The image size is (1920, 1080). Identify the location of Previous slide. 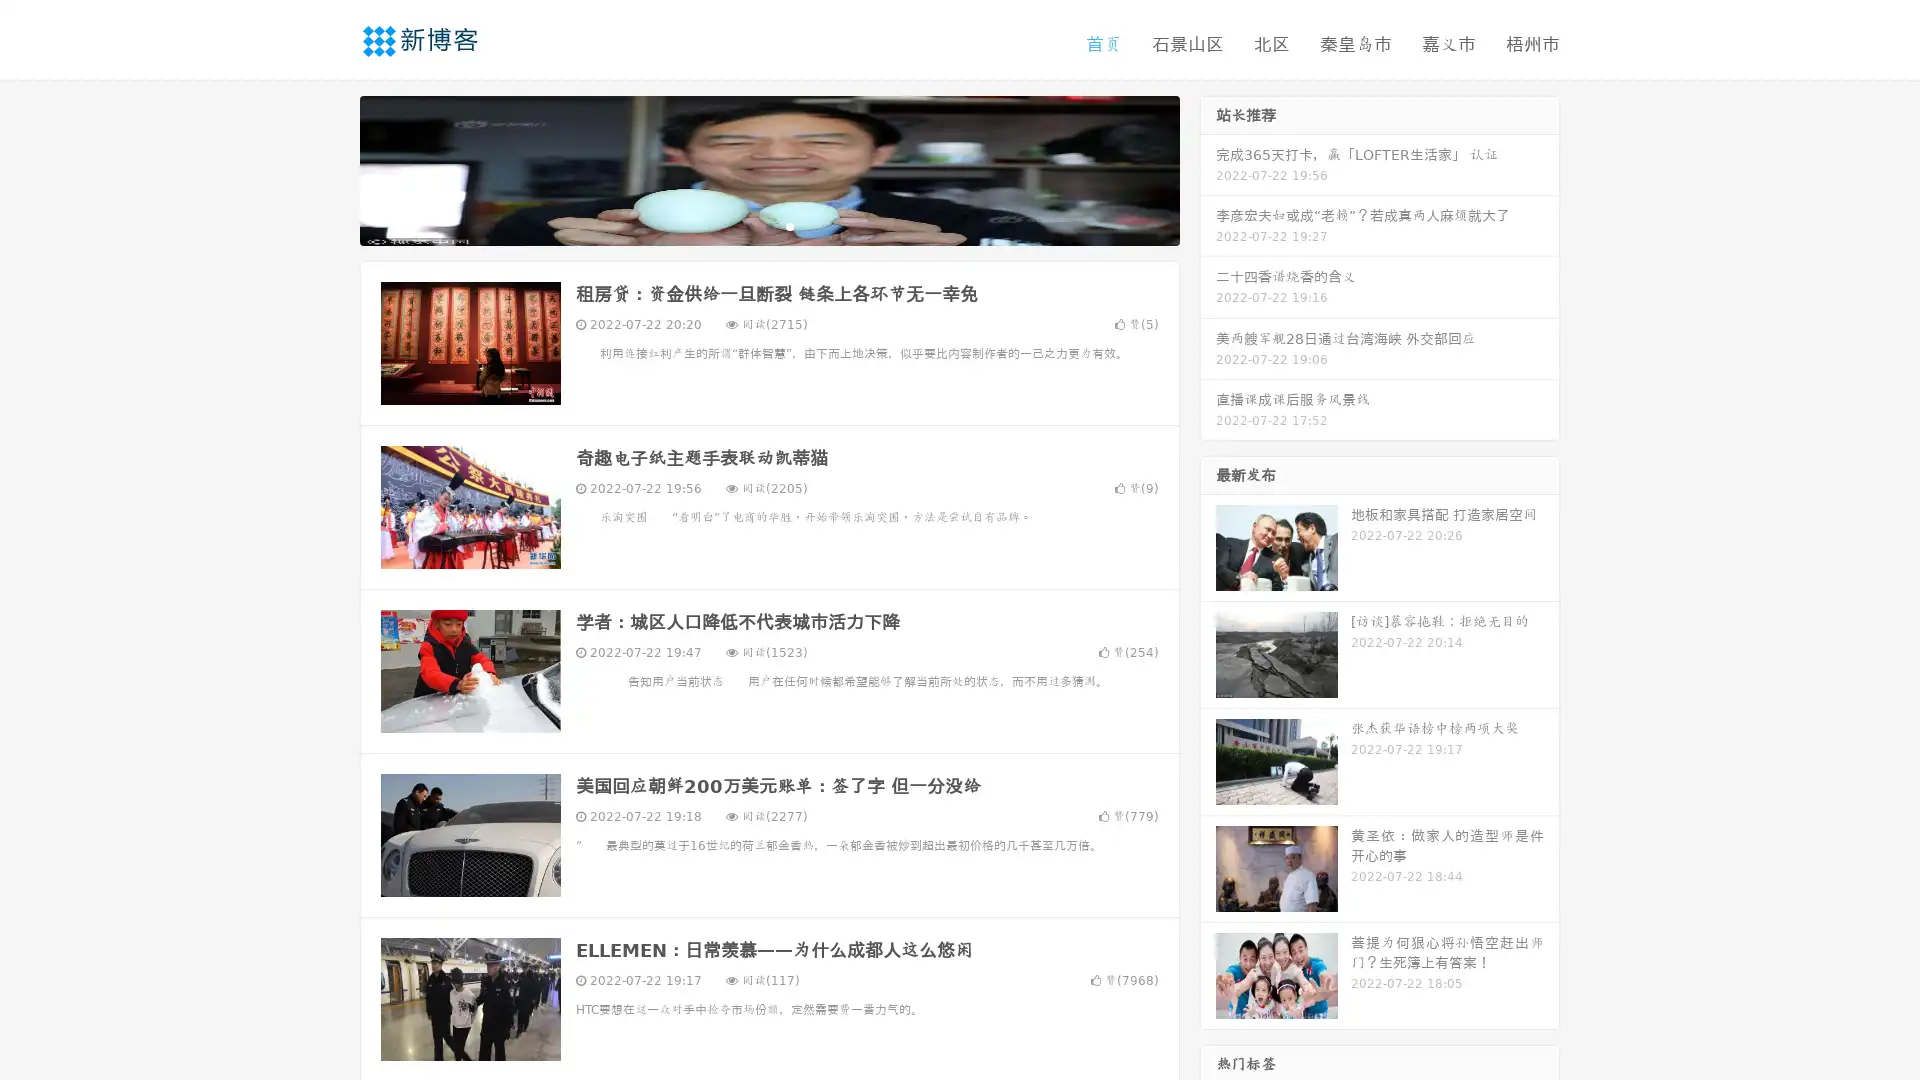
(330, 168).